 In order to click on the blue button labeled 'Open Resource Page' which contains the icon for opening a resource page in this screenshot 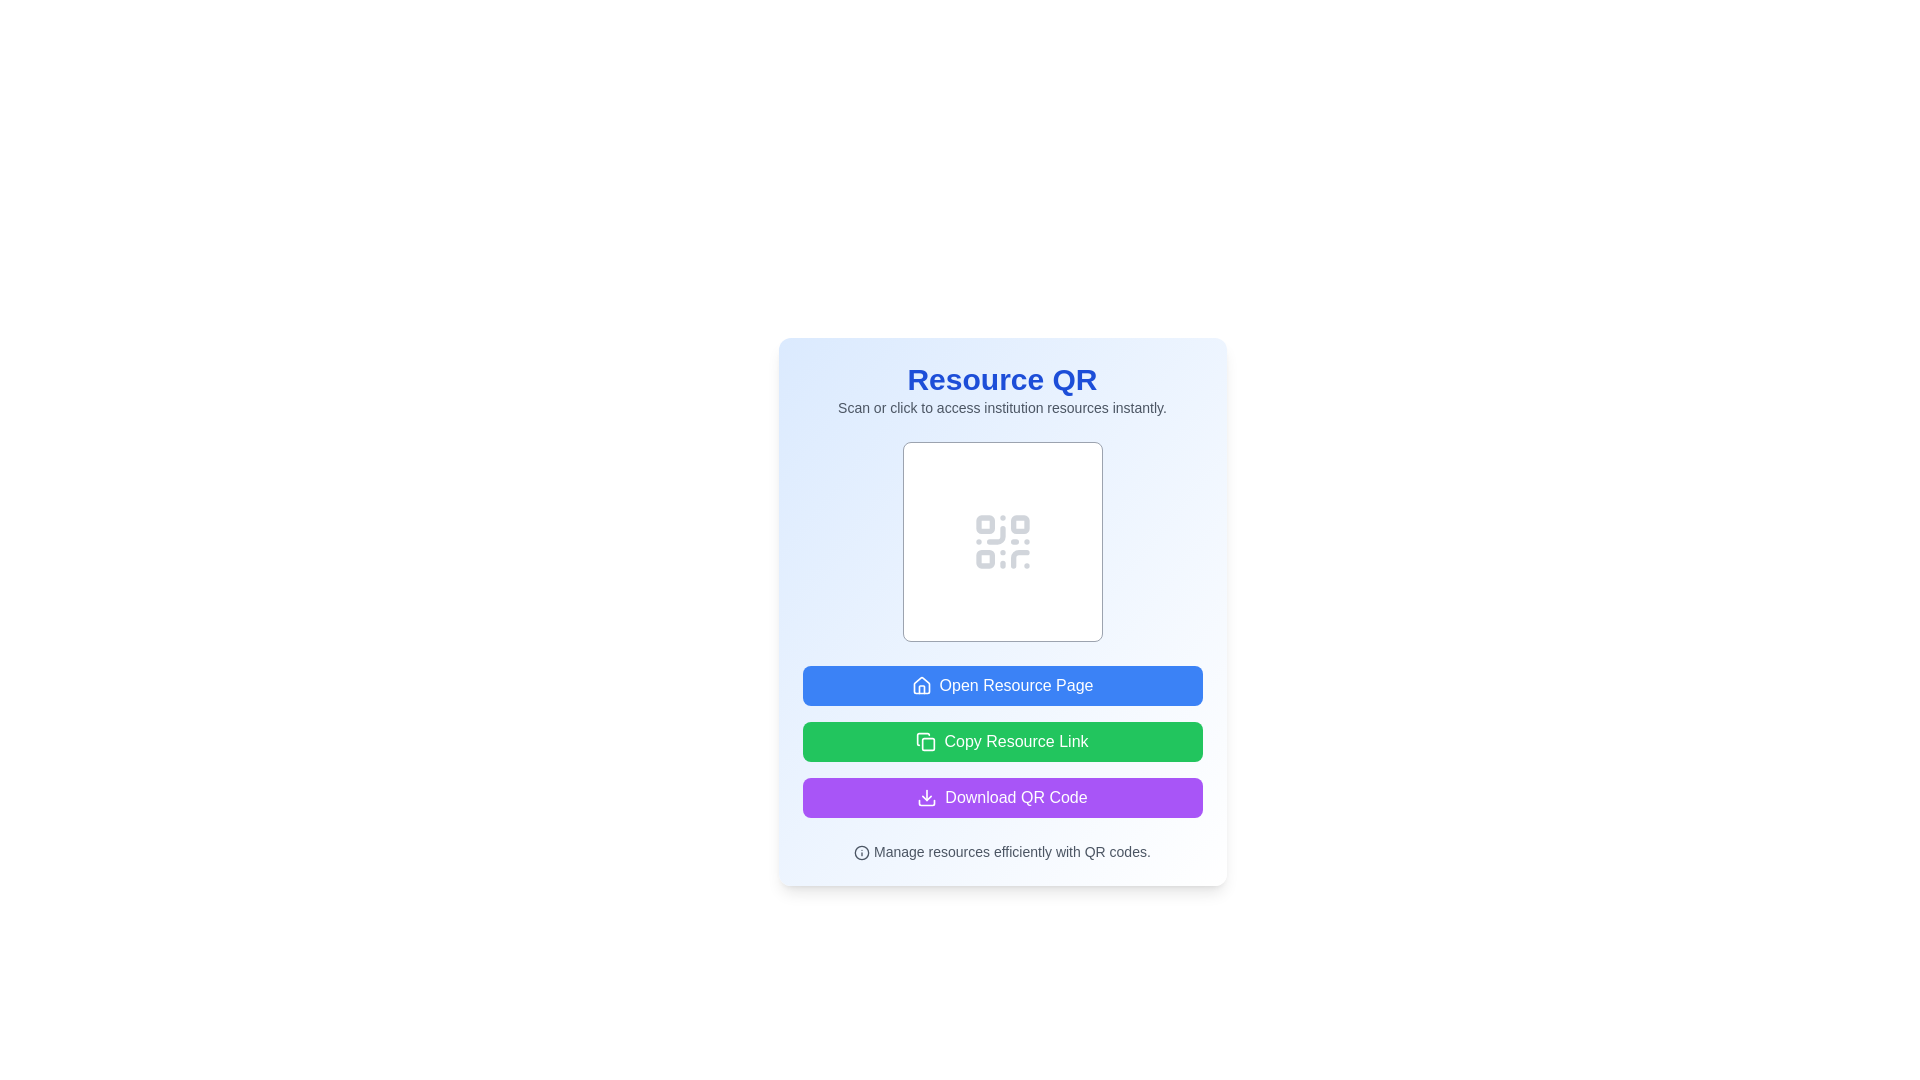, I will do `click(920, 685)`.